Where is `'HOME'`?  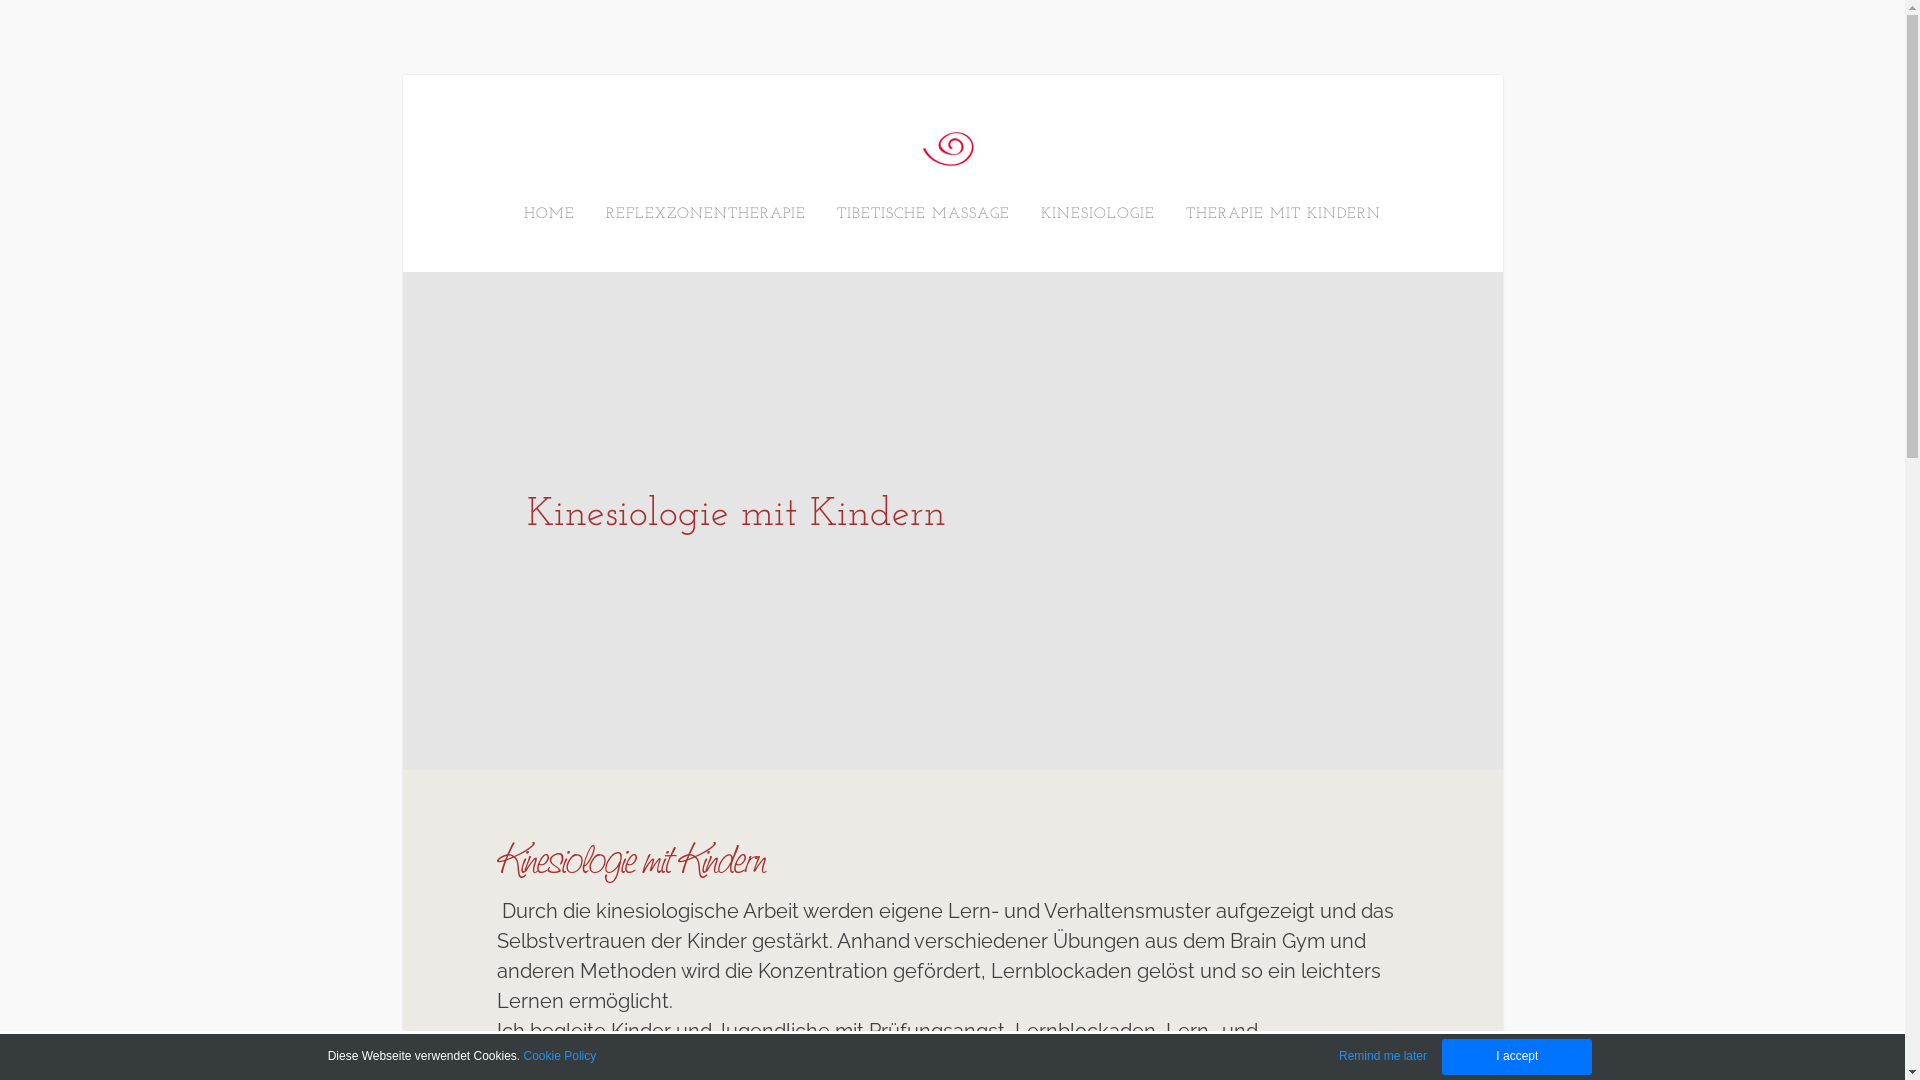
'HOME' is located at coordinates (549, 214).